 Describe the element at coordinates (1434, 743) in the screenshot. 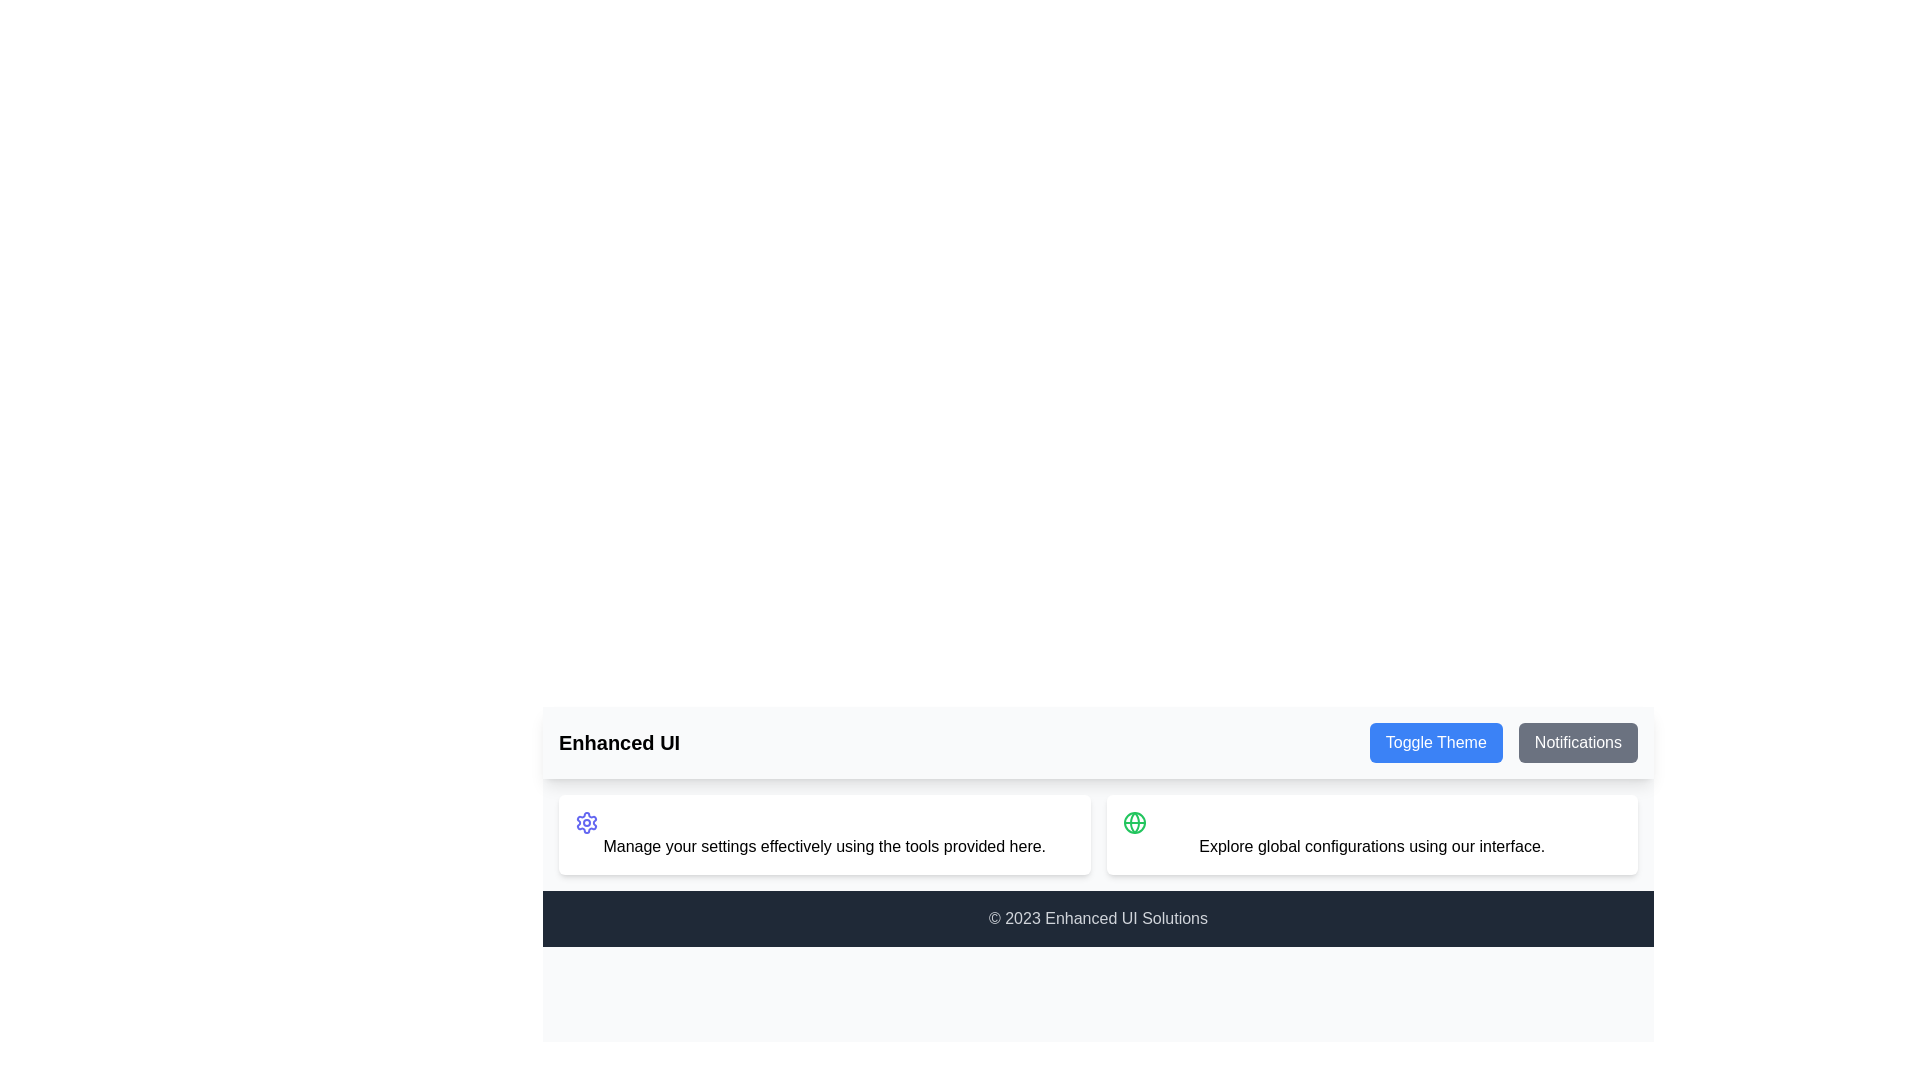

I see `the 'Toggle Theme' button, which is a rectangular button with rounded corners, blue background, and white text located in the top right area of the interface` at that location.